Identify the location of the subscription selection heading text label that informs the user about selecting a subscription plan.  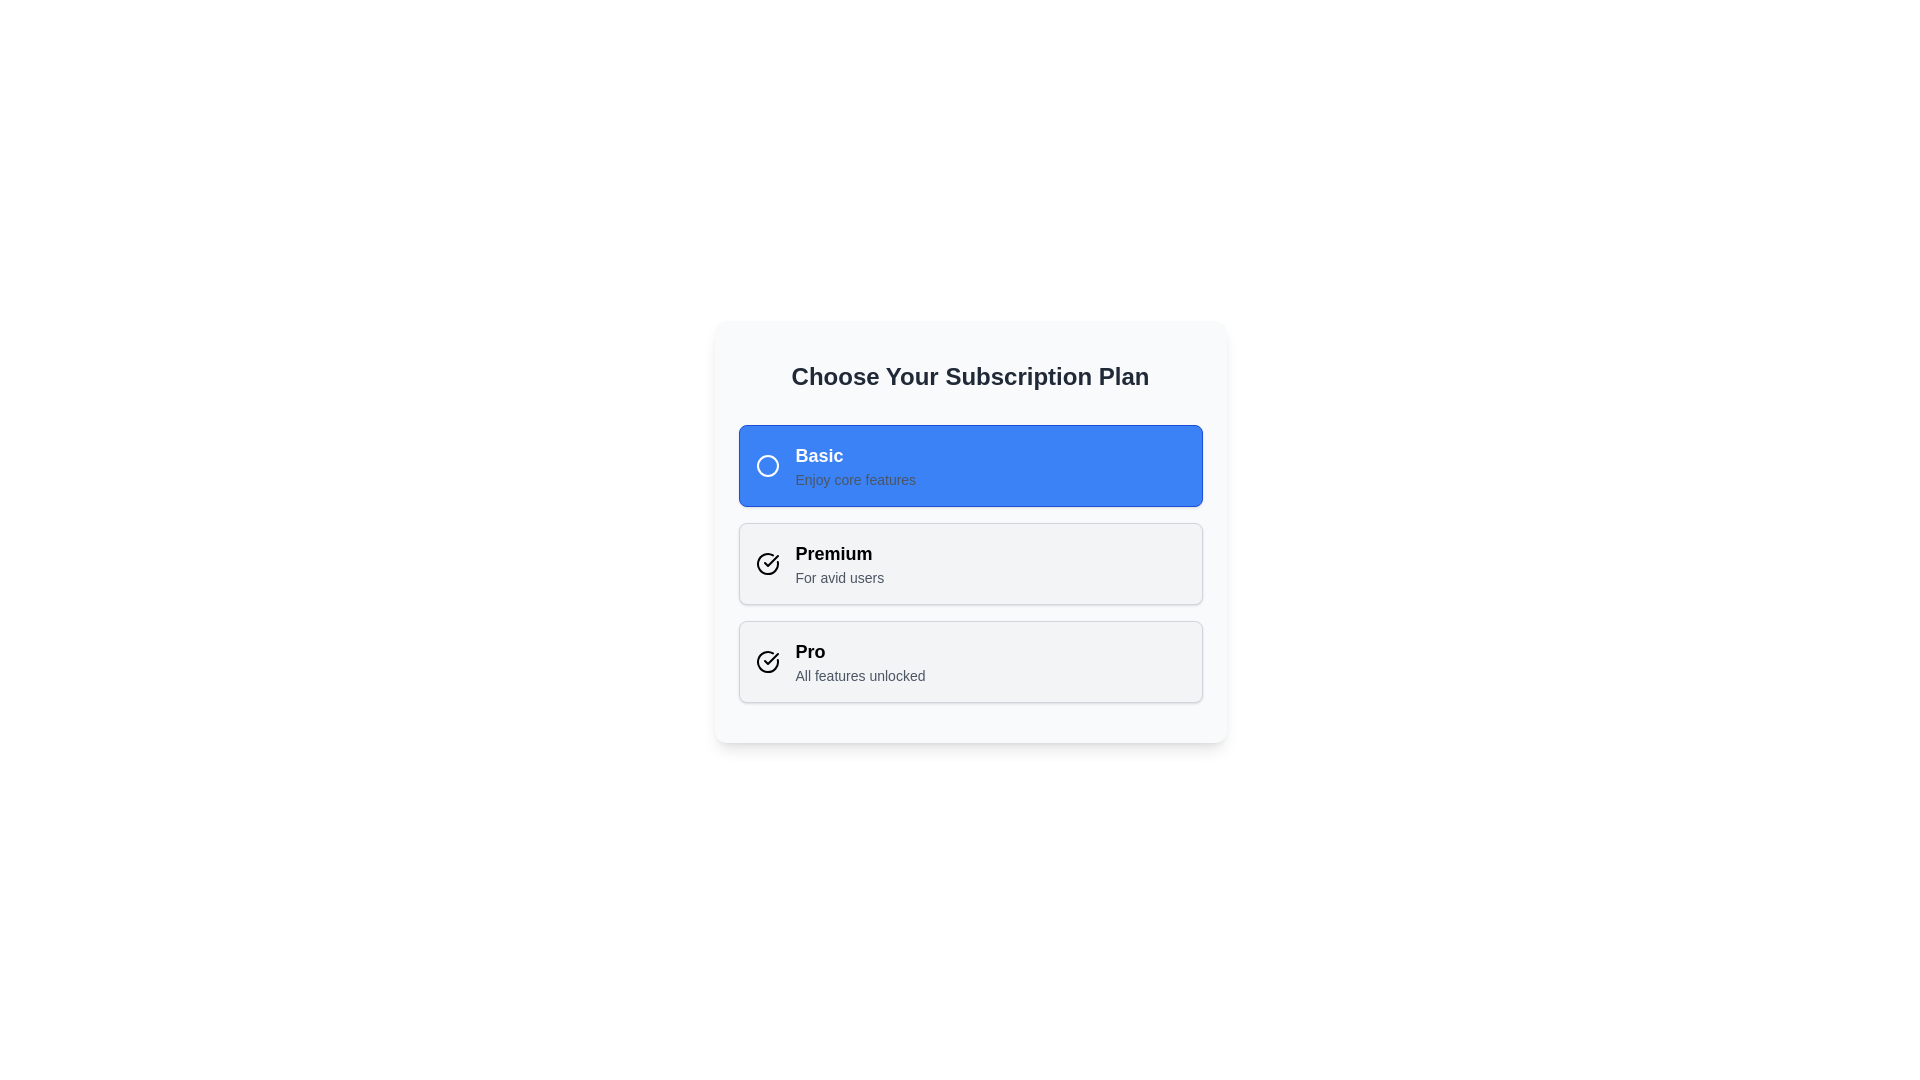
(970, 377).